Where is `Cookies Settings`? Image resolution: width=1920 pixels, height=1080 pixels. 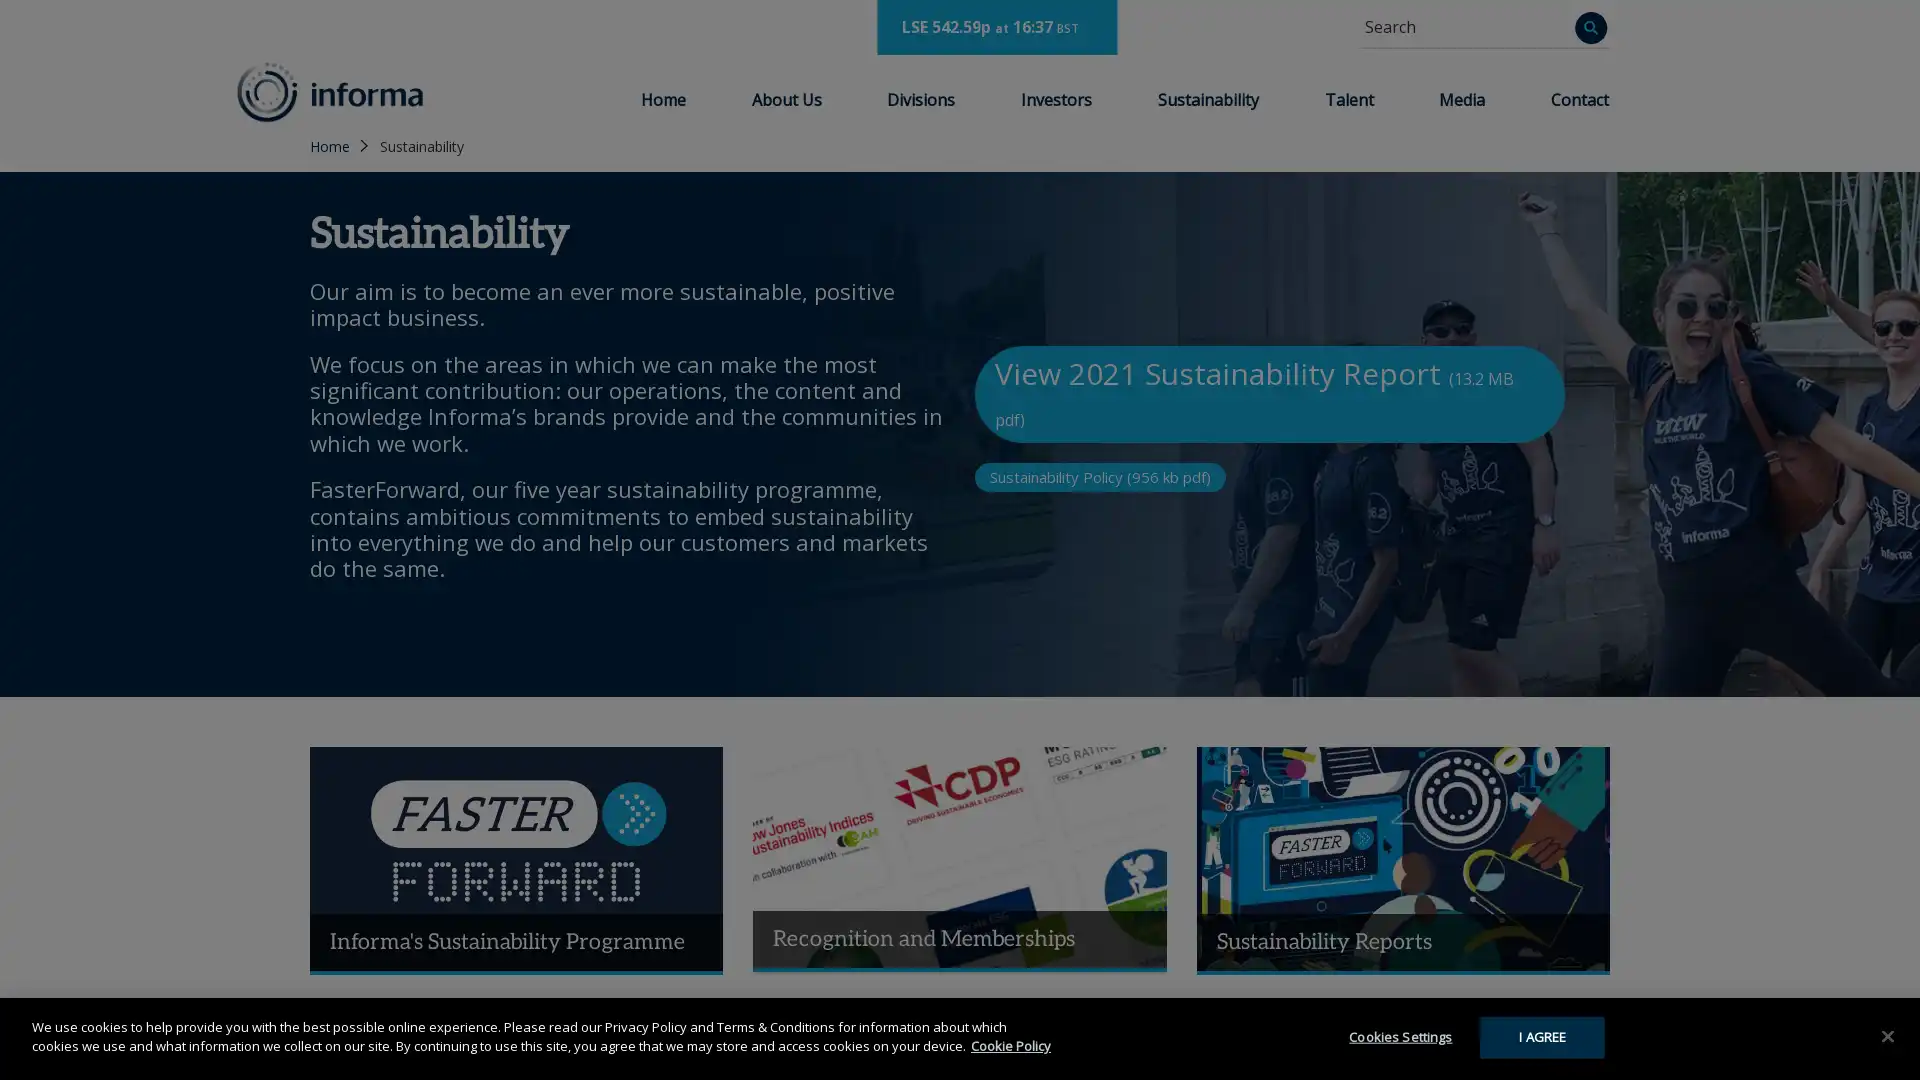
Cookies Settings is located at coordinates (1399, 1036).